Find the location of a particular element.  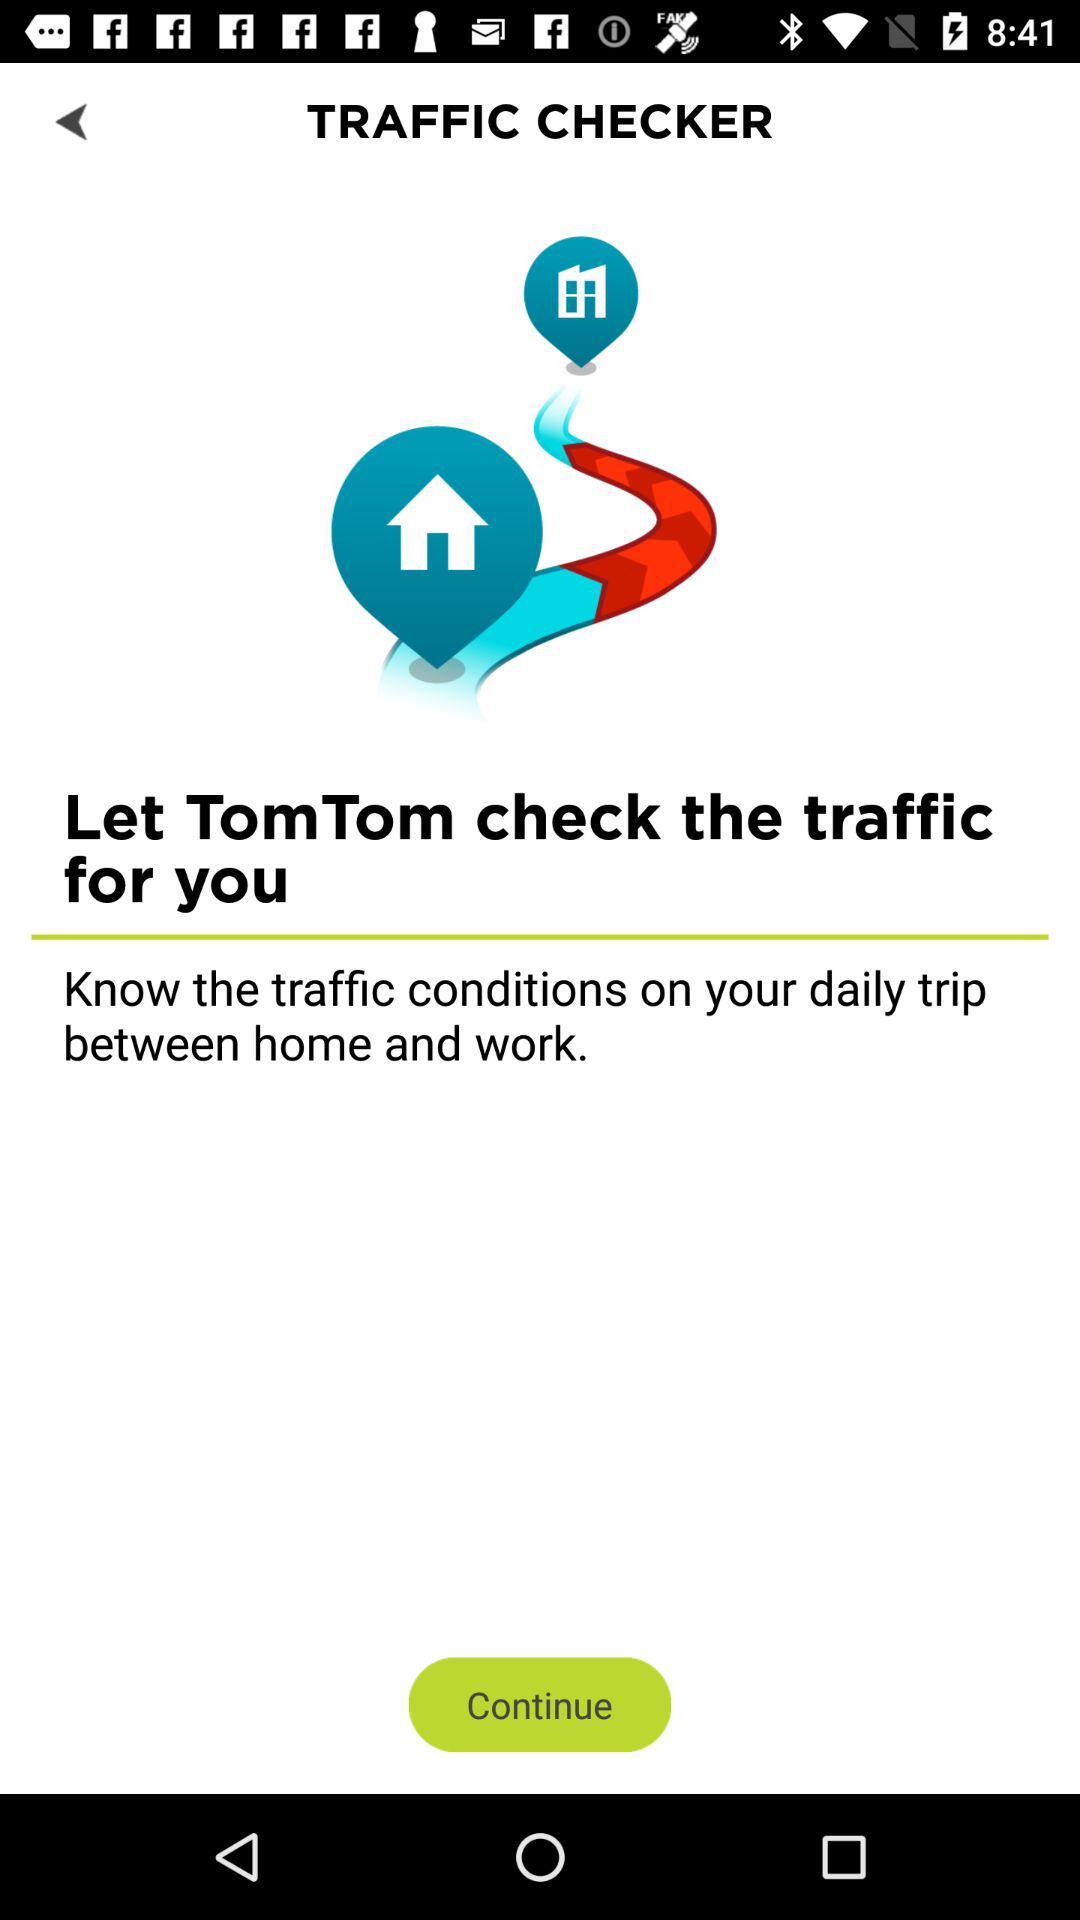

item at the top left corner is located at coordinates (72, 119).